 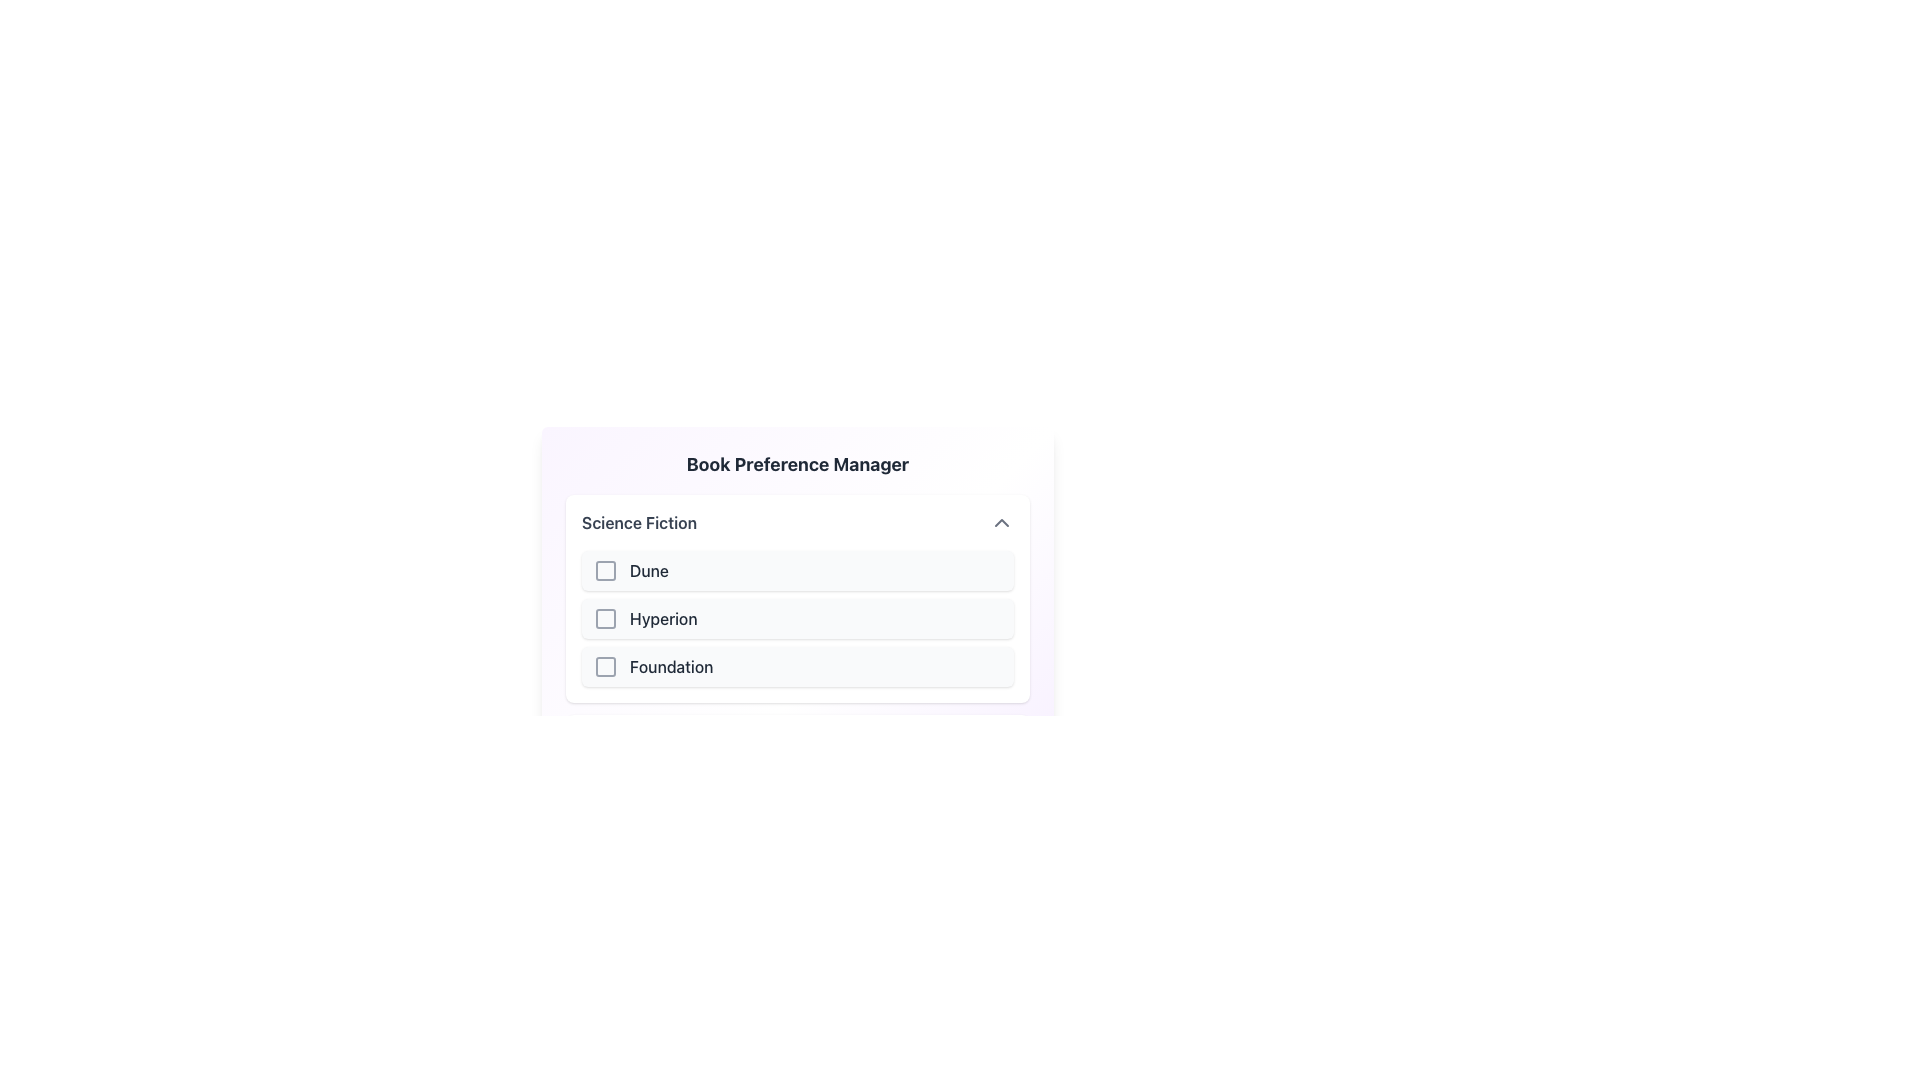 What do you see at coordinates (604, 617) in the screenshot?
I see `the square checkbox with a thin gray outline located in the row labeled 'Hyperion' within the 'Science Fiction' section` at bounding box center [604, 617].